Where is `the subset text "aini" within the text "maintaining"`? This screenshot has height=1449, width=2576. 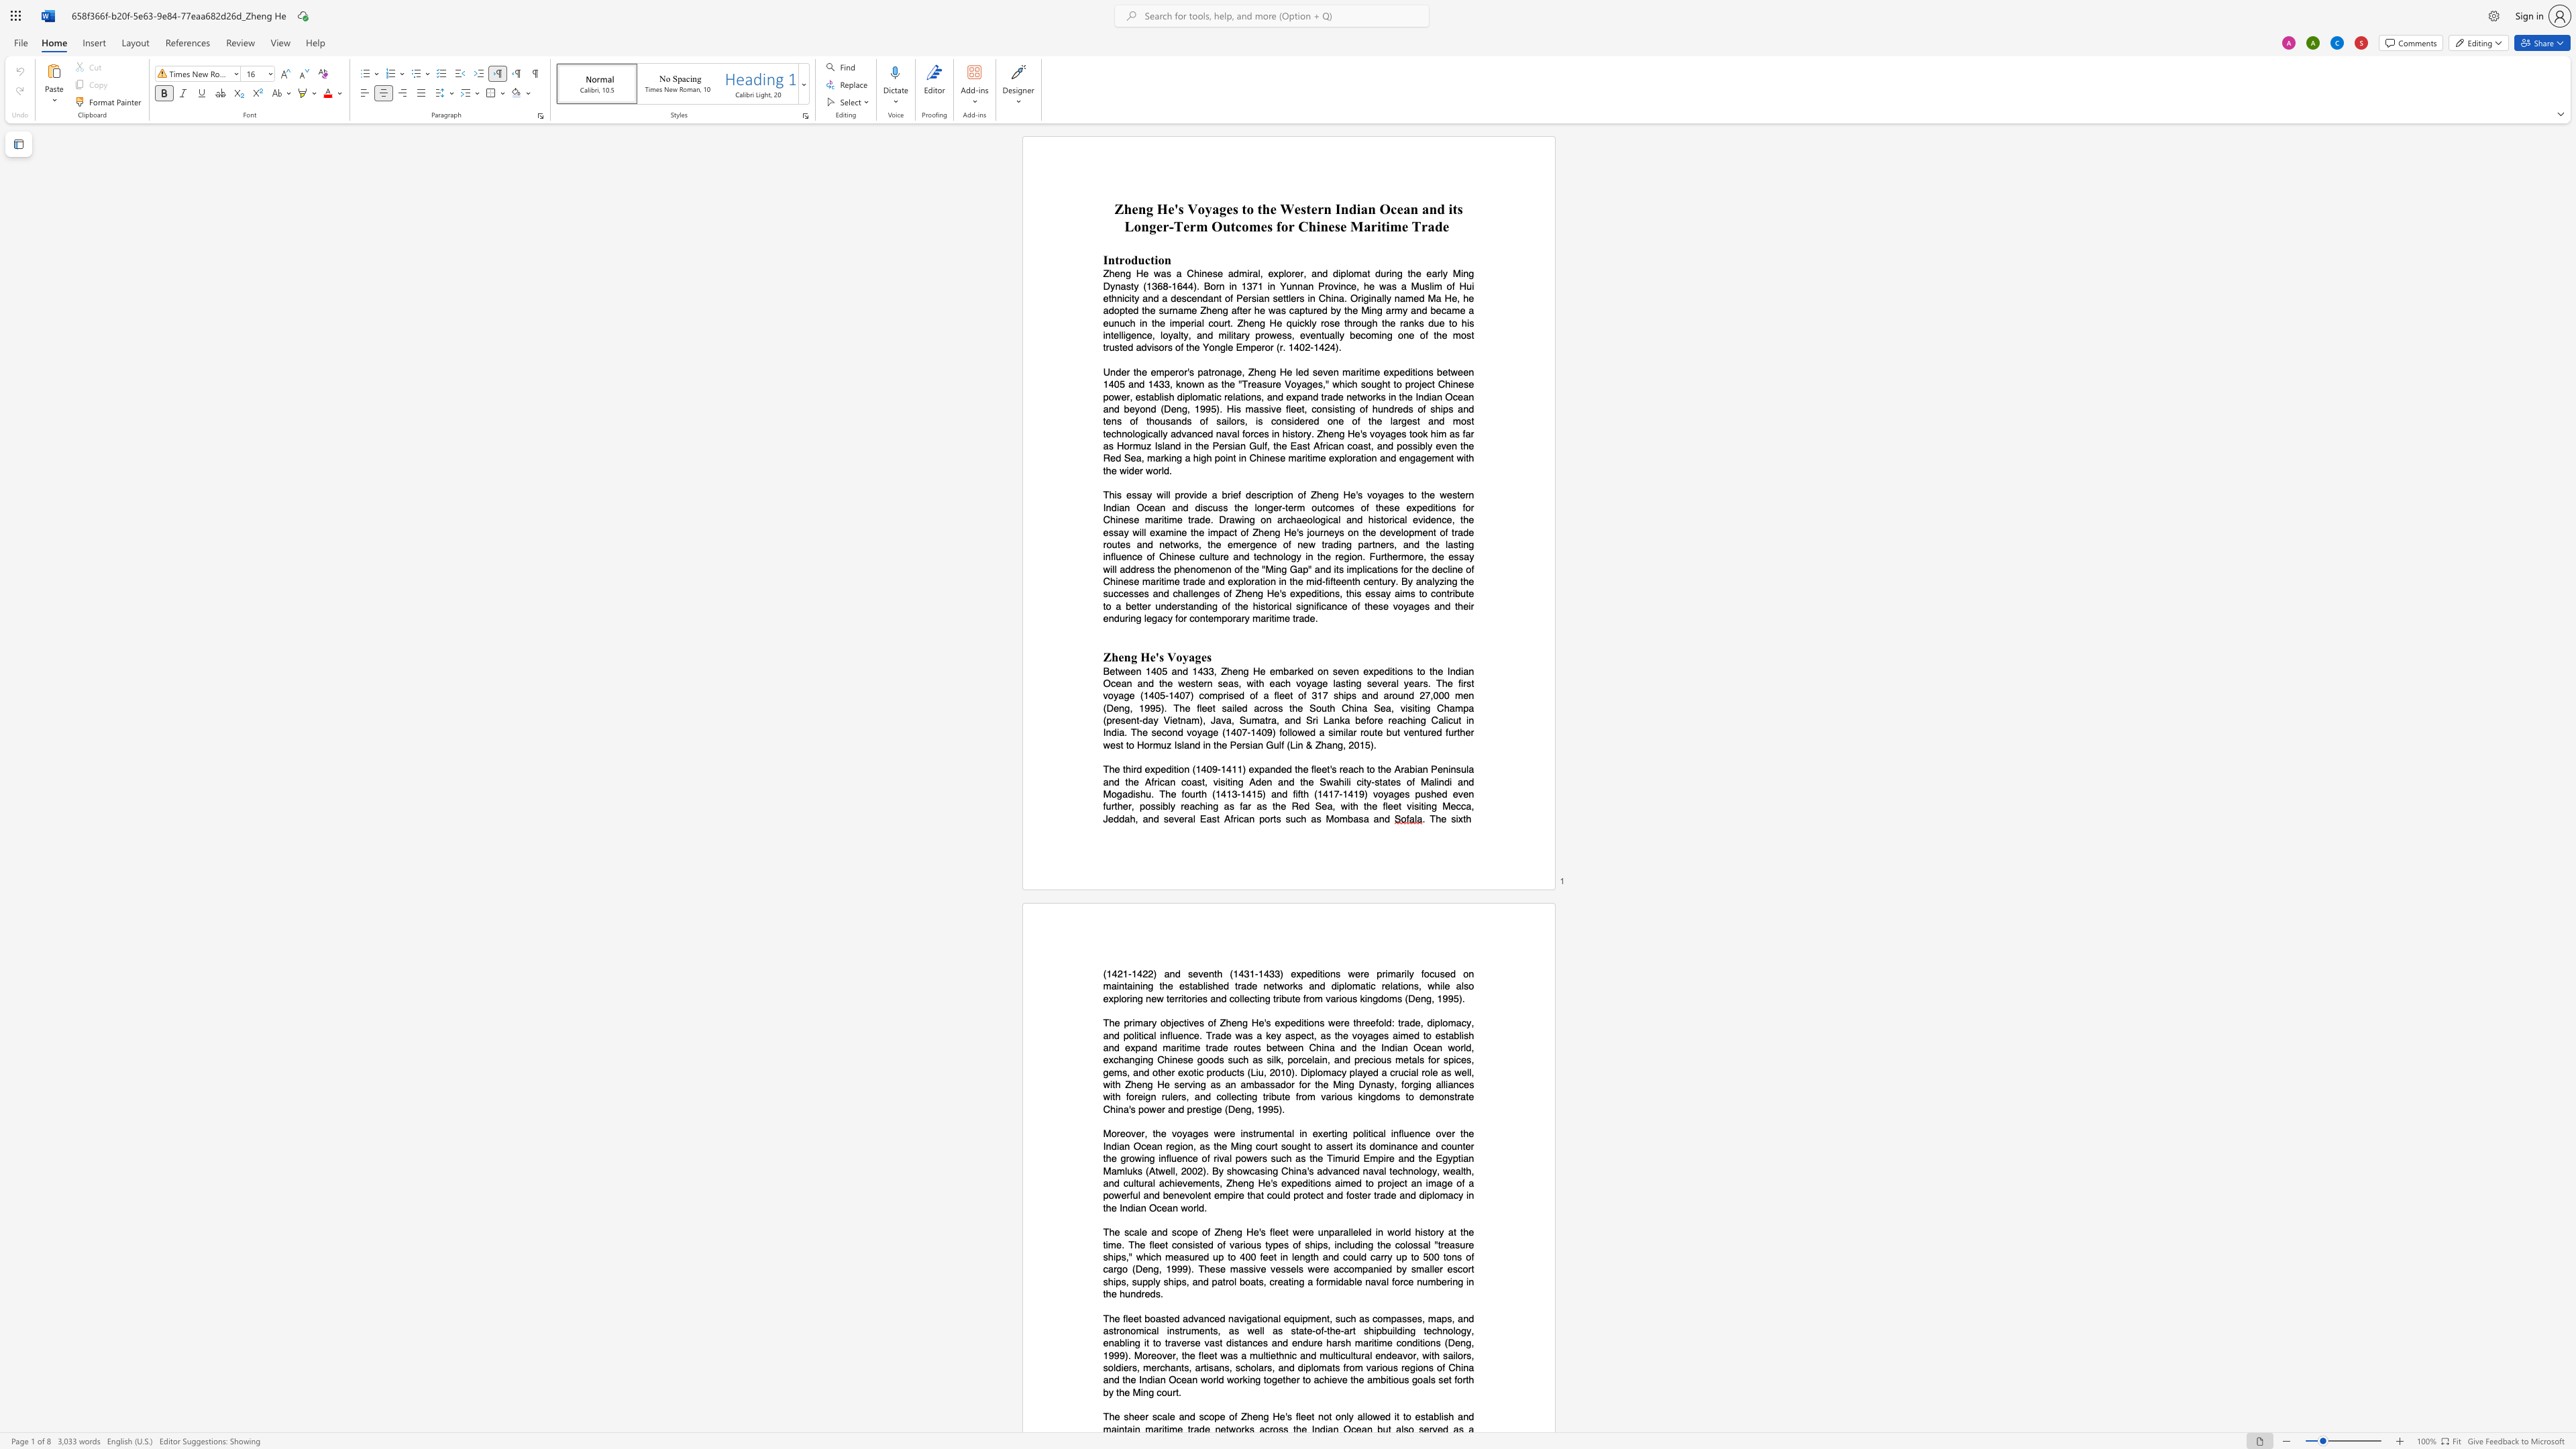 the subset text "aini" within the text "maintaining" is located at coordinates (1127, 986).